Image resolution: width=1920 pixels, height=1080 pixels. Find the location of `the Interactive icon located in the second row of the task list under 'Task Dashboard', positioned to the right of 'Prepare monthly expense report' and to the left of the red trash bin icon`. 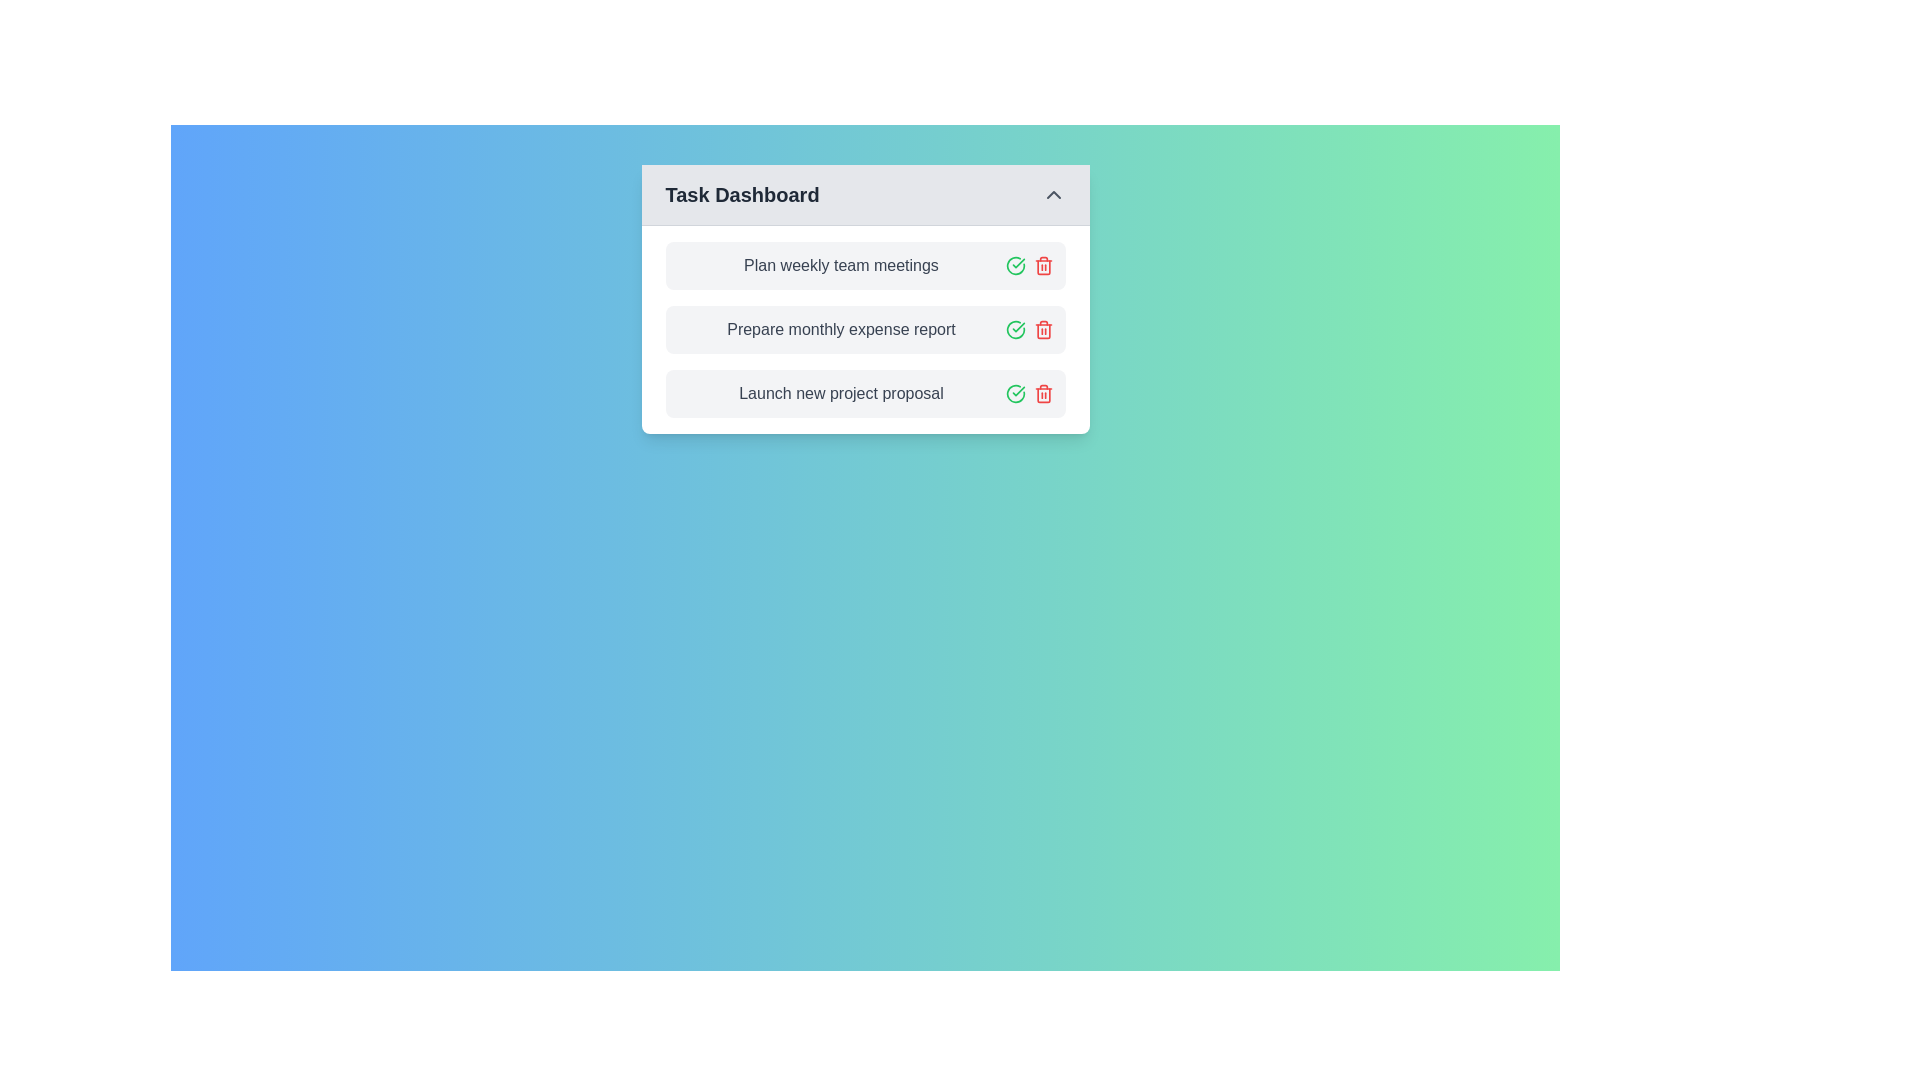

the Interactive icon located in the second row of the task list under 'Task Dashboard', positioned to the right of 'Prepare monthly expense report' and to the left of the red trash bin icon is located at coordinates (1015, 265).